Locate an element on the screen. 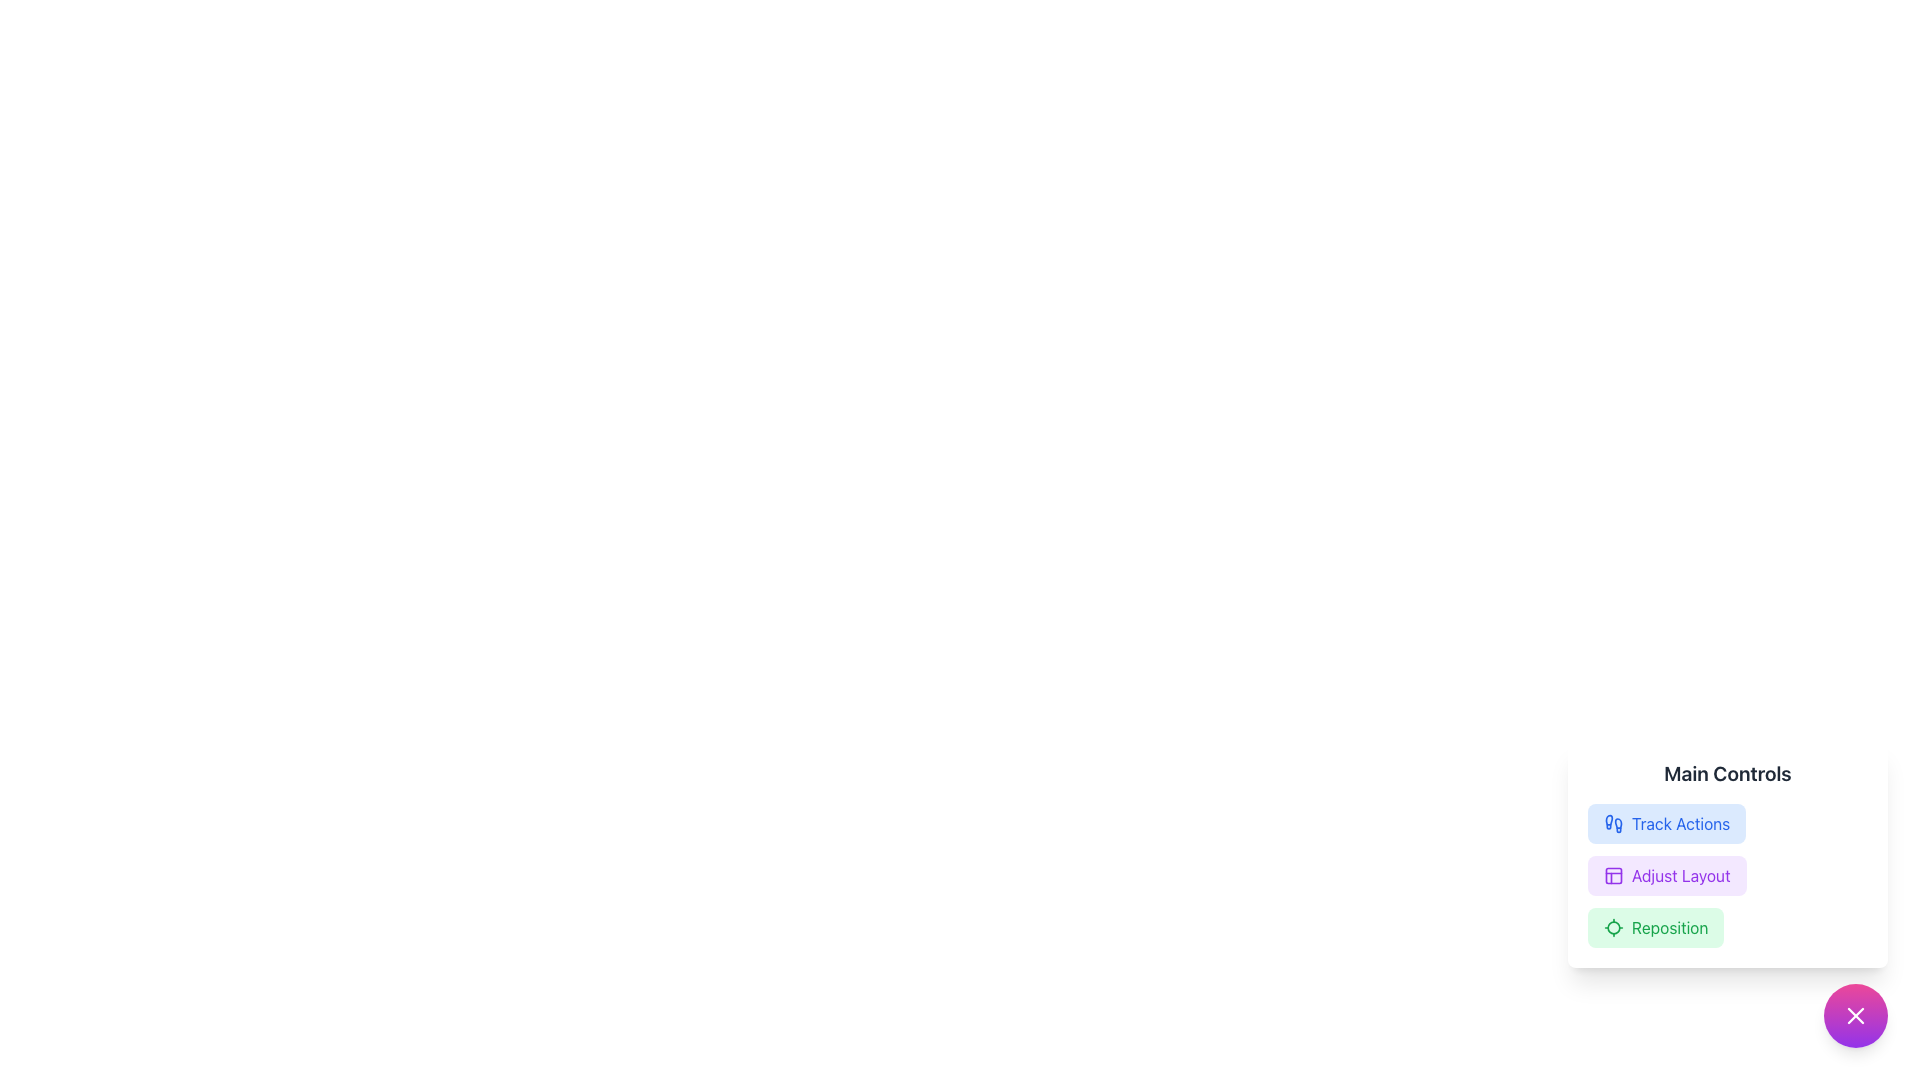 This screenshot has height=1080, width=1920. the circular button with a gradient background and a white 'X' icon in the center is located at coordinates (1855, 1015).